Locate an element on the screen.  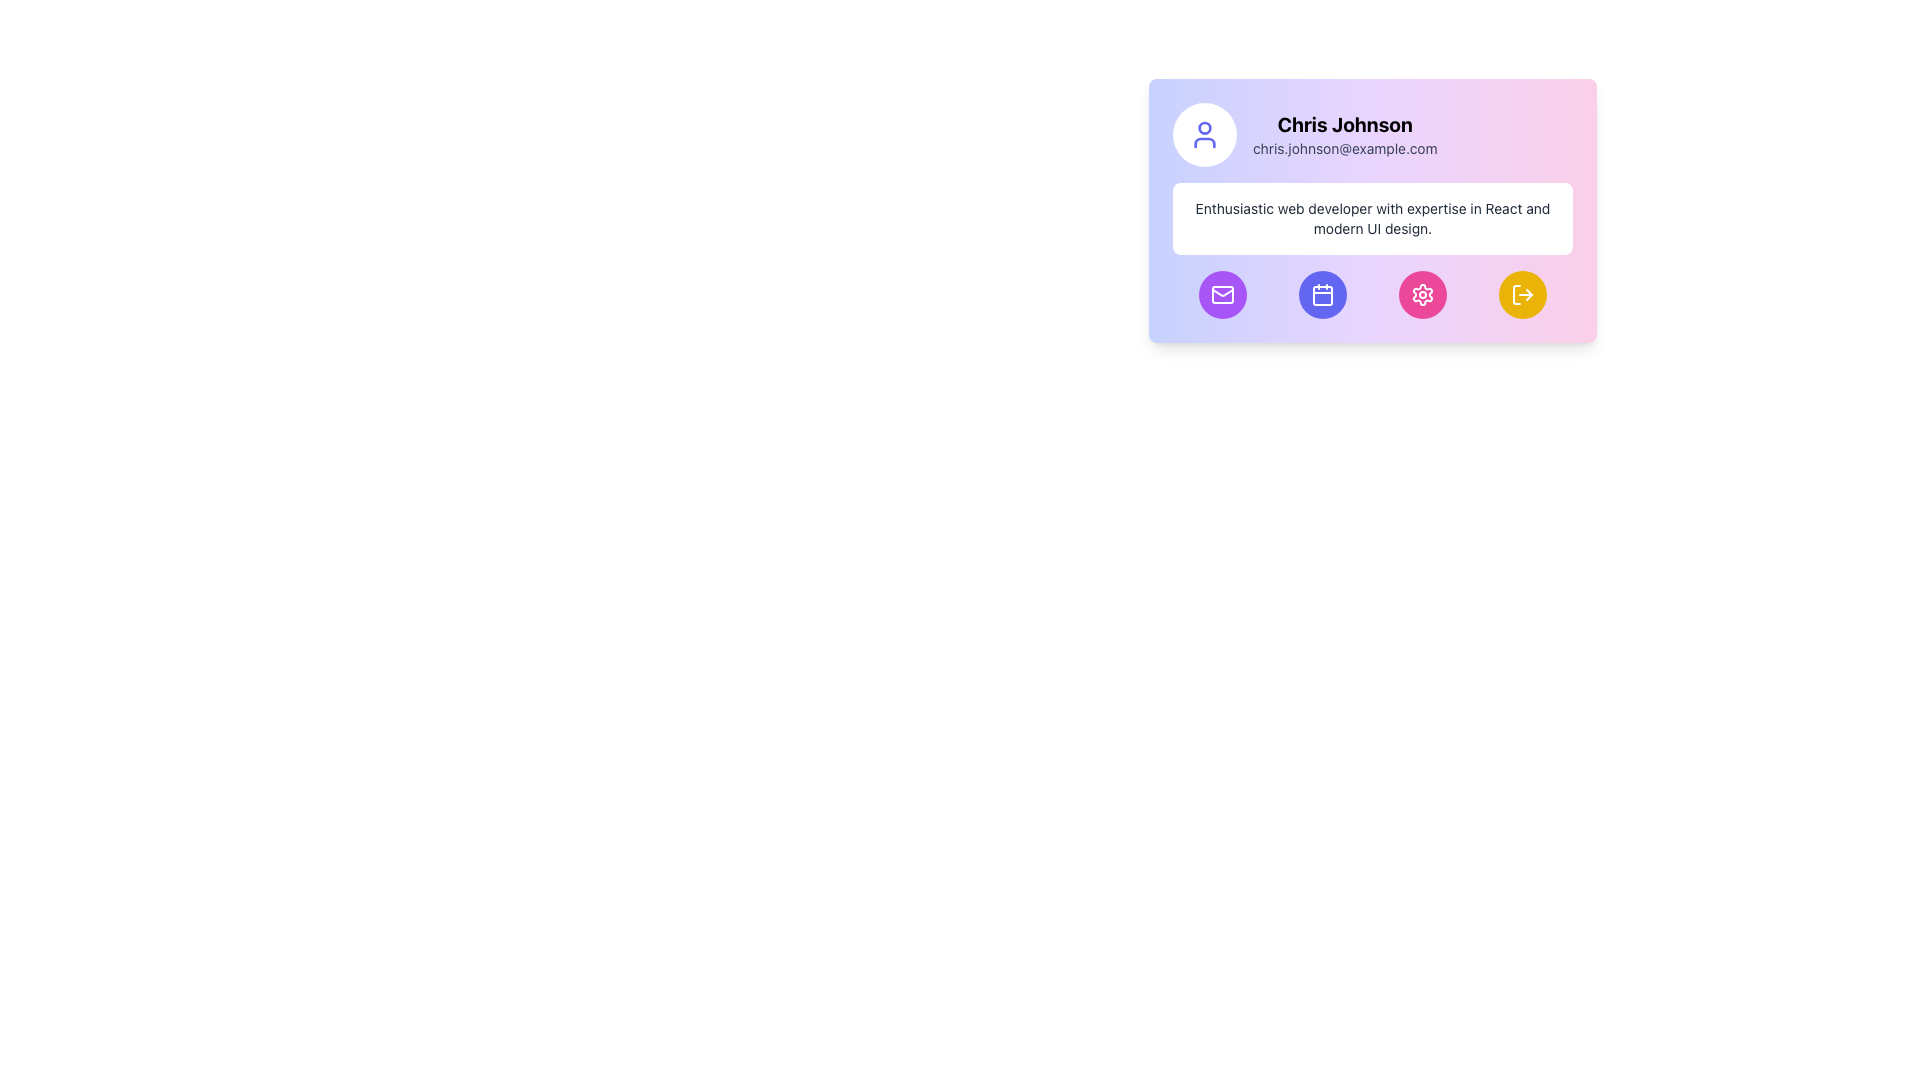
the mail envelope icon, which is the first icon from the left in the bottom row of the user profile card is located at coordinates (1222, 294).